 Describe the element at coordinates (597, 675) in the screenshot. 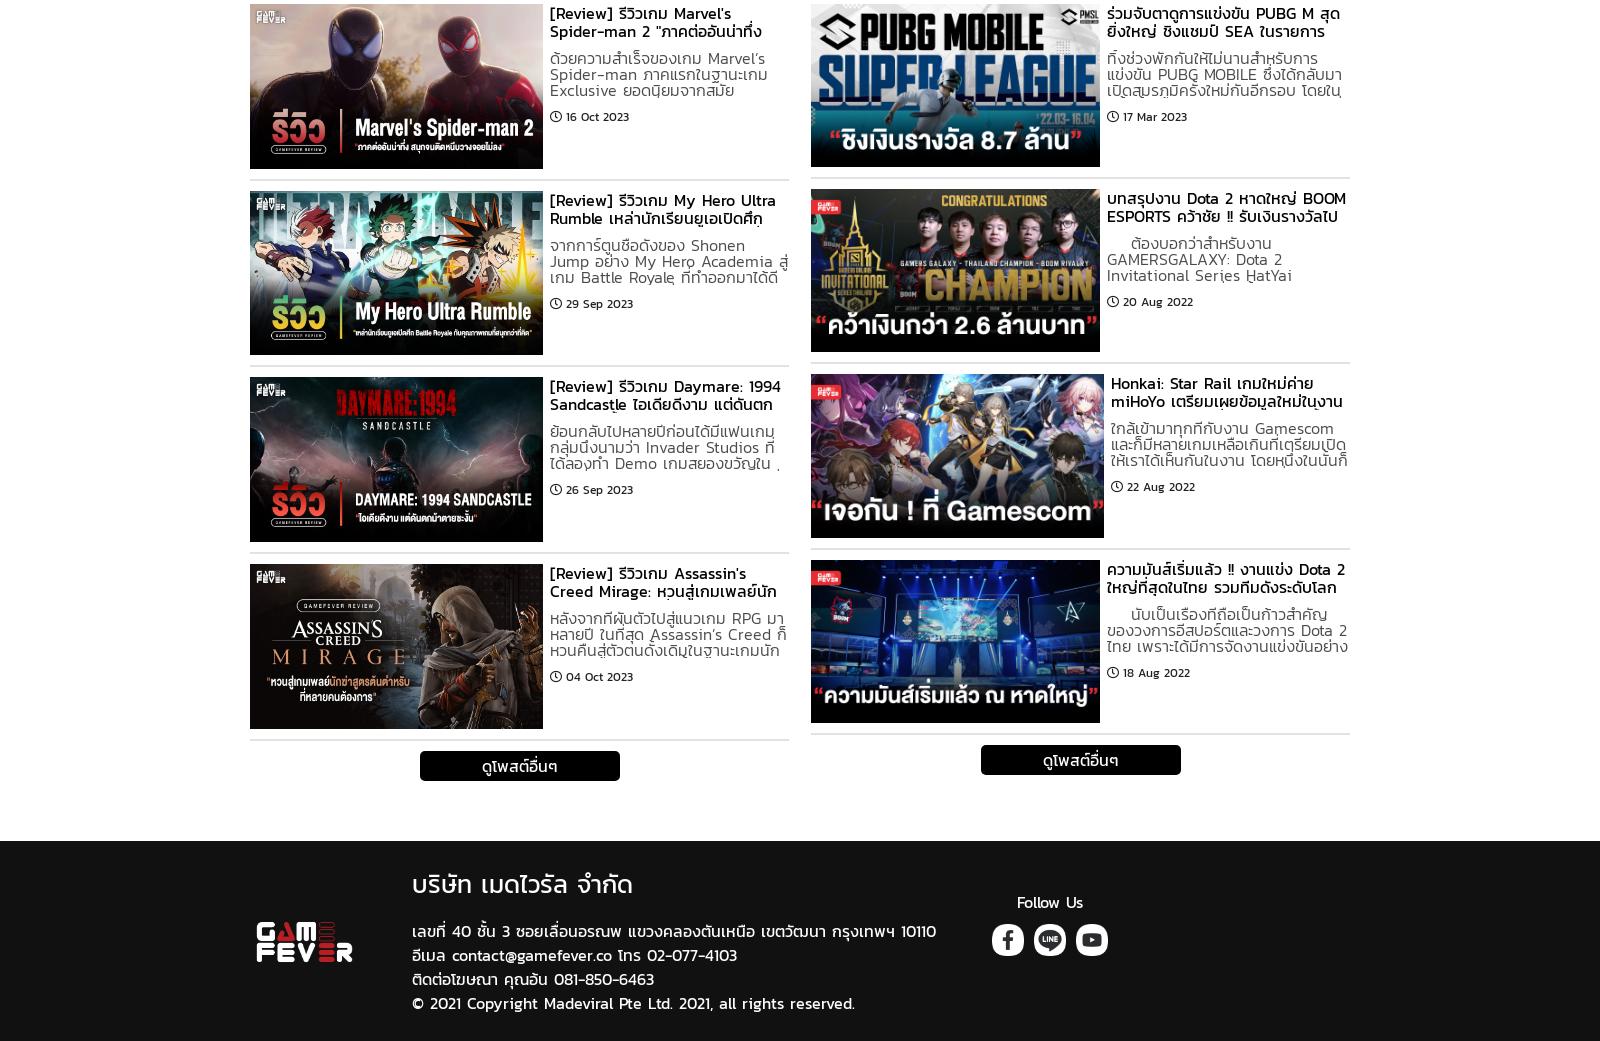

I see `'04 Oct 2023'` at that location.